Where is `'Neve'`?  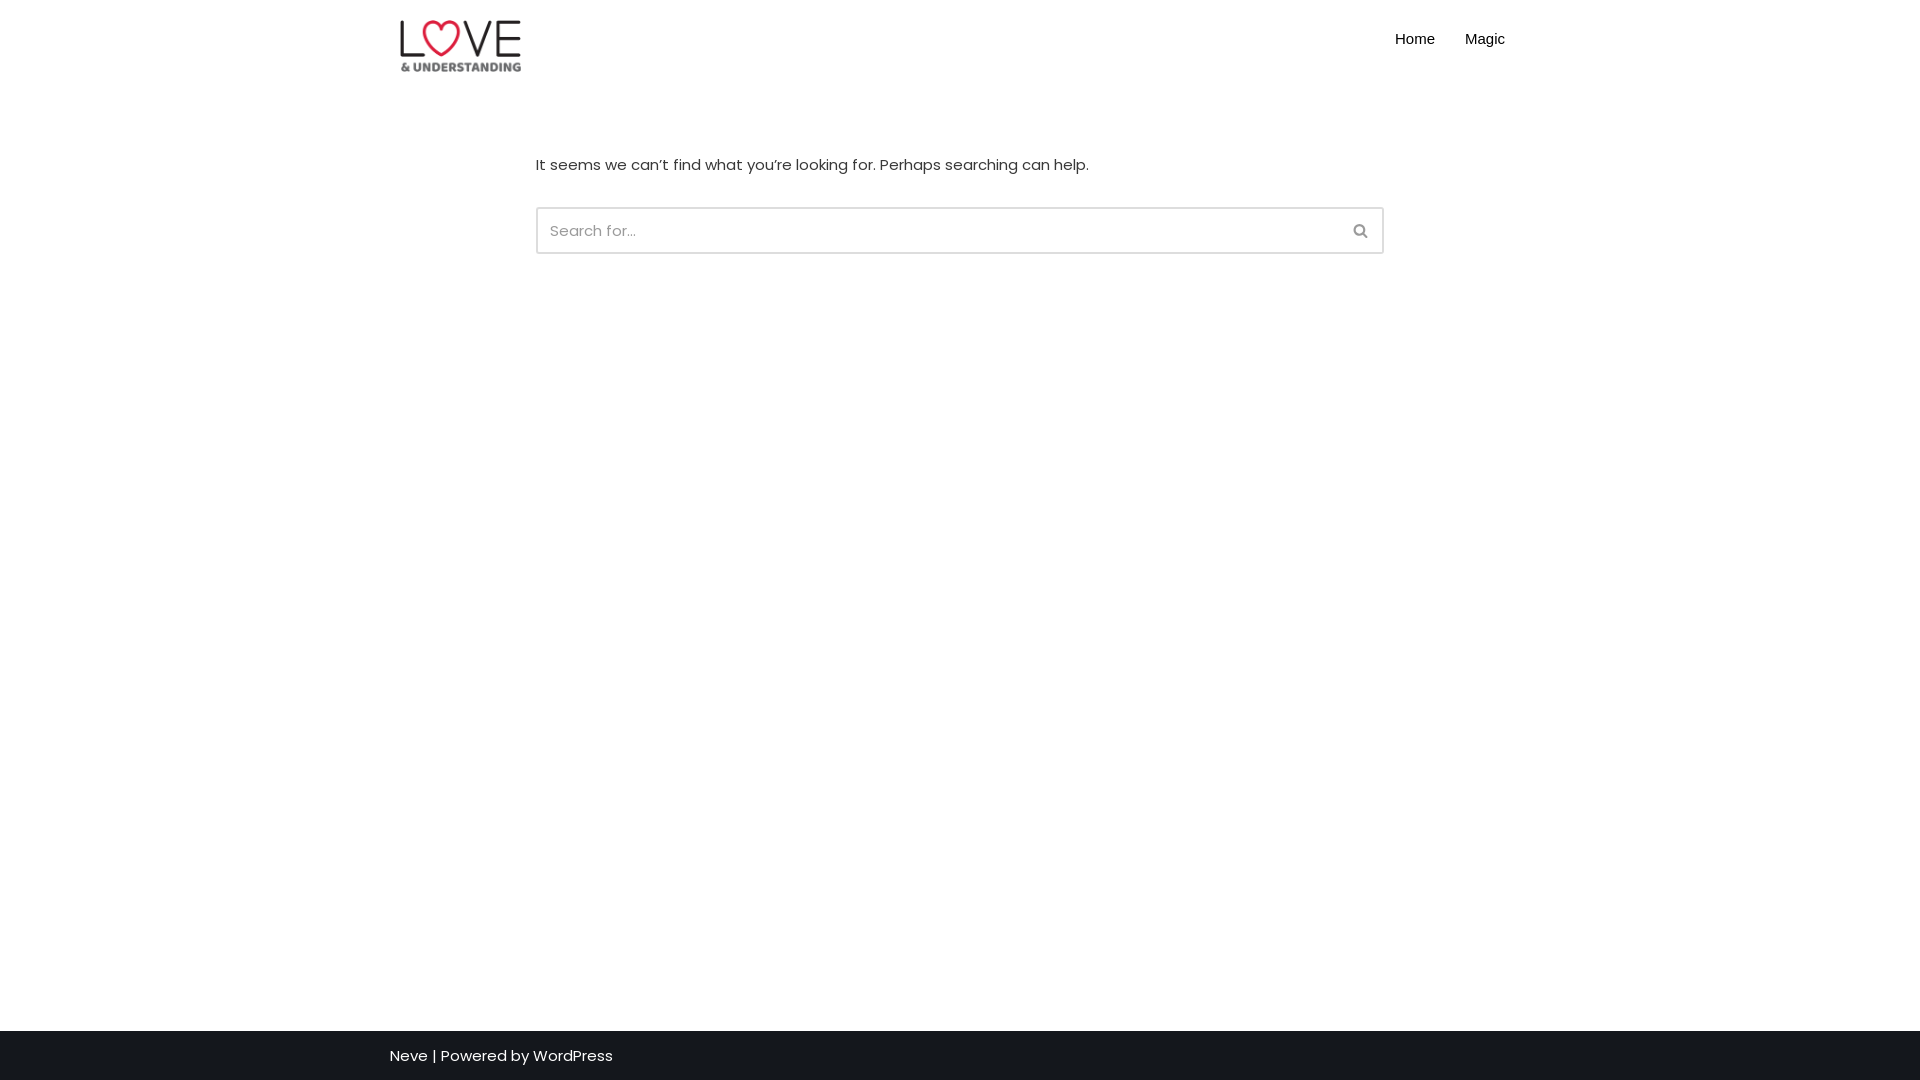
'Neve' is located at coordinates (389, 1053).